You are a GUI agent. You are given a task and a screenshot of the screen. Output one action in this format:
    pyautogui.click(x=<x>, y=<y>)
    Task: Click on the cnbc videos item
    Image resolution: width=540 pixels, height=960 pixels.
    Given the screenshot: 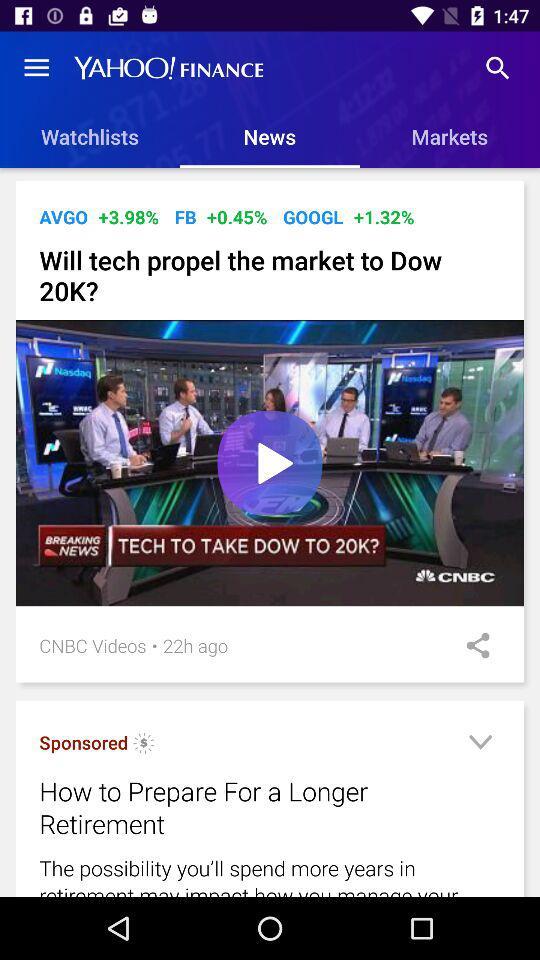 What is the action you would take?
    pyautogui.click(x=91, y=644)
    